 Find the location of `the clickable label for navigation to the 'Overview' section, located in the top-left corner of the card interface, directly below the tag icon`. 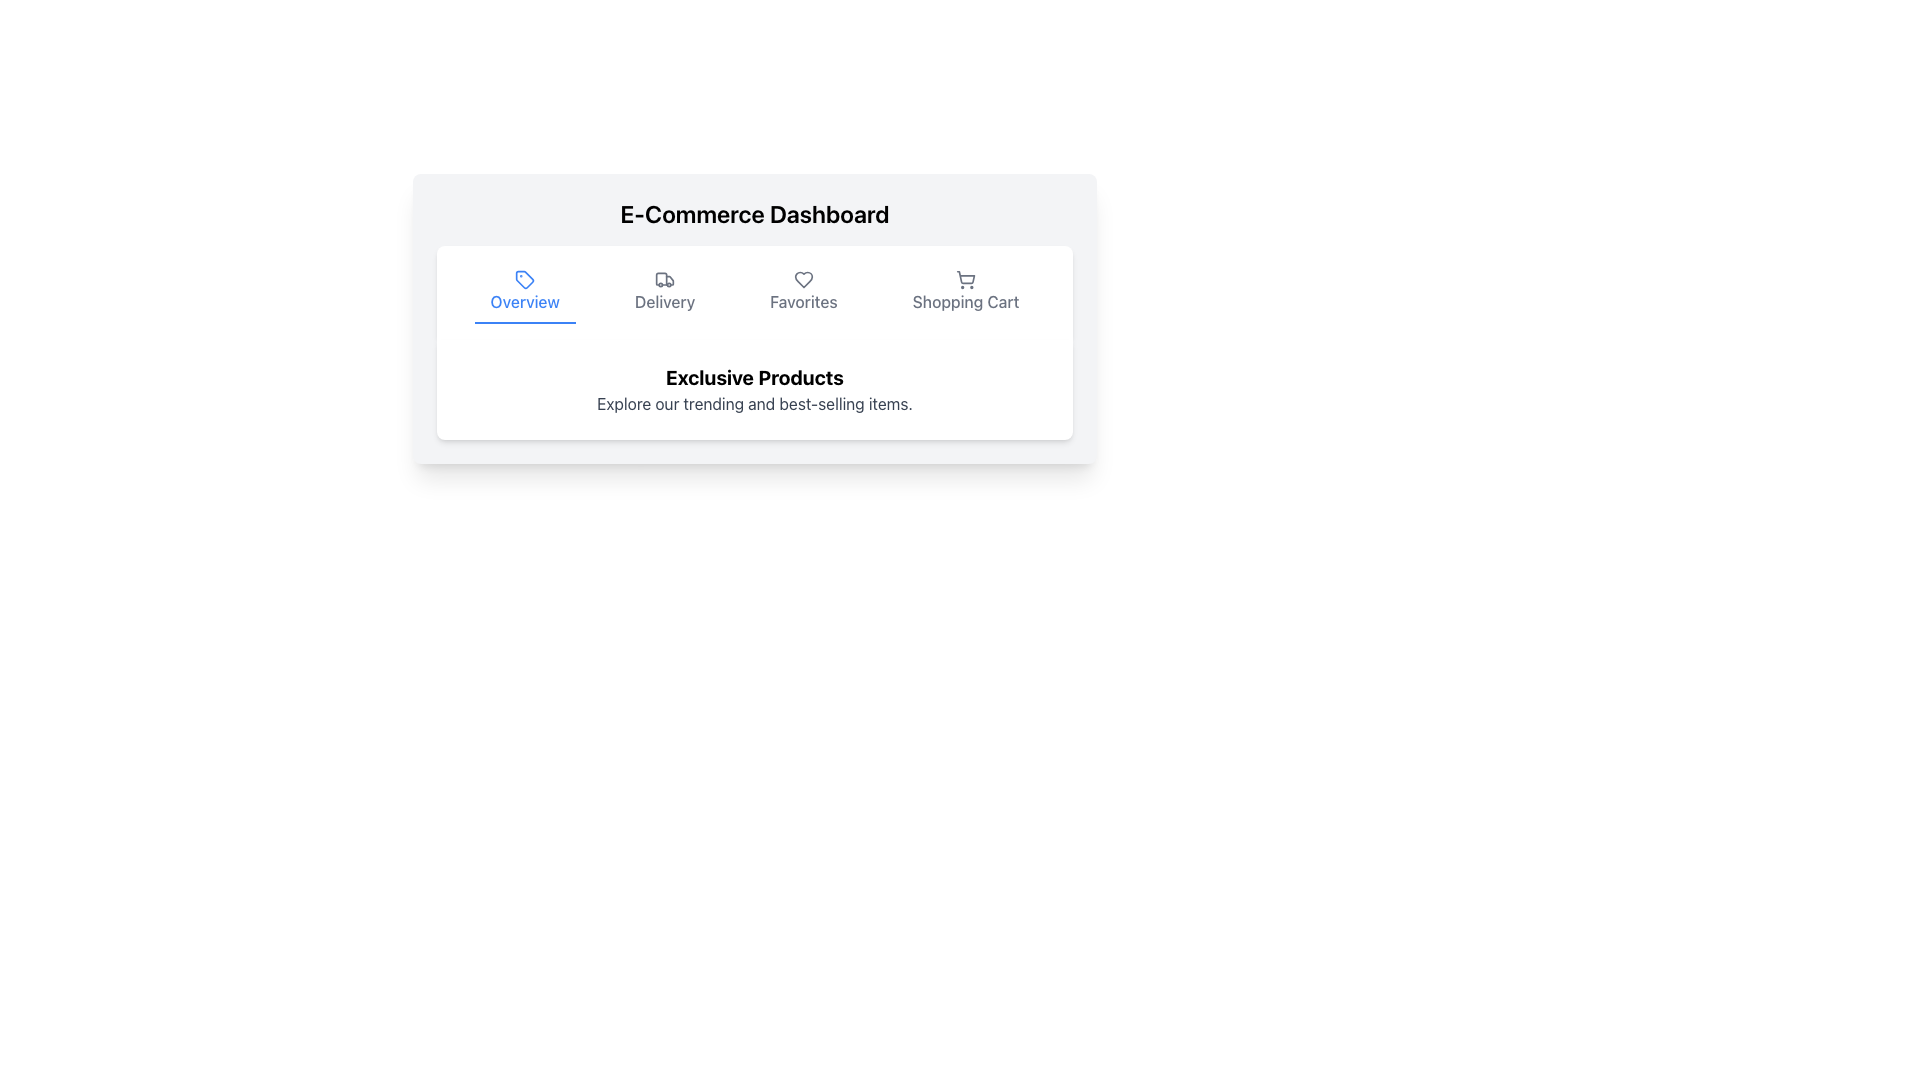

the clickable label for navigation to the 'Overview' section, located in the top-left corner of the card interface, directly below the tag icon is located at coordinates (525, 301).